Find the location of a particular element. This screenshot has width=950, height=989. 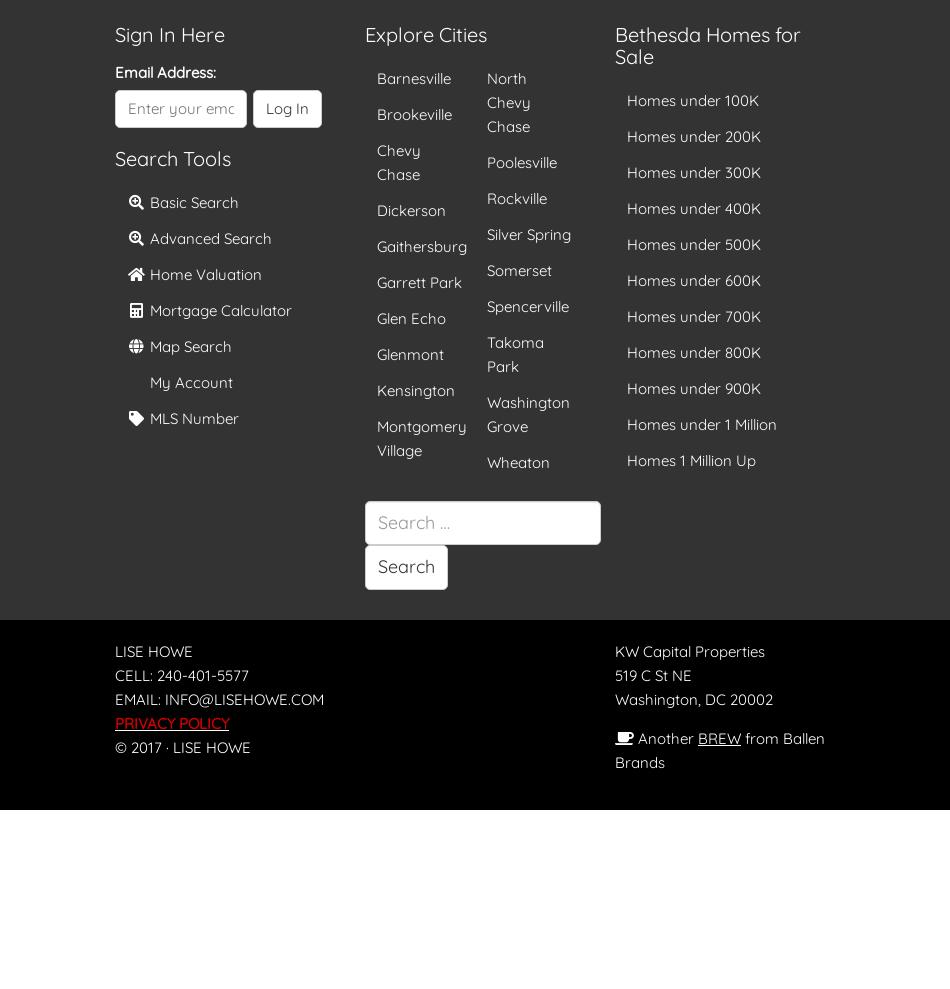

'Poolesville' is located at coordinates (522, 160).